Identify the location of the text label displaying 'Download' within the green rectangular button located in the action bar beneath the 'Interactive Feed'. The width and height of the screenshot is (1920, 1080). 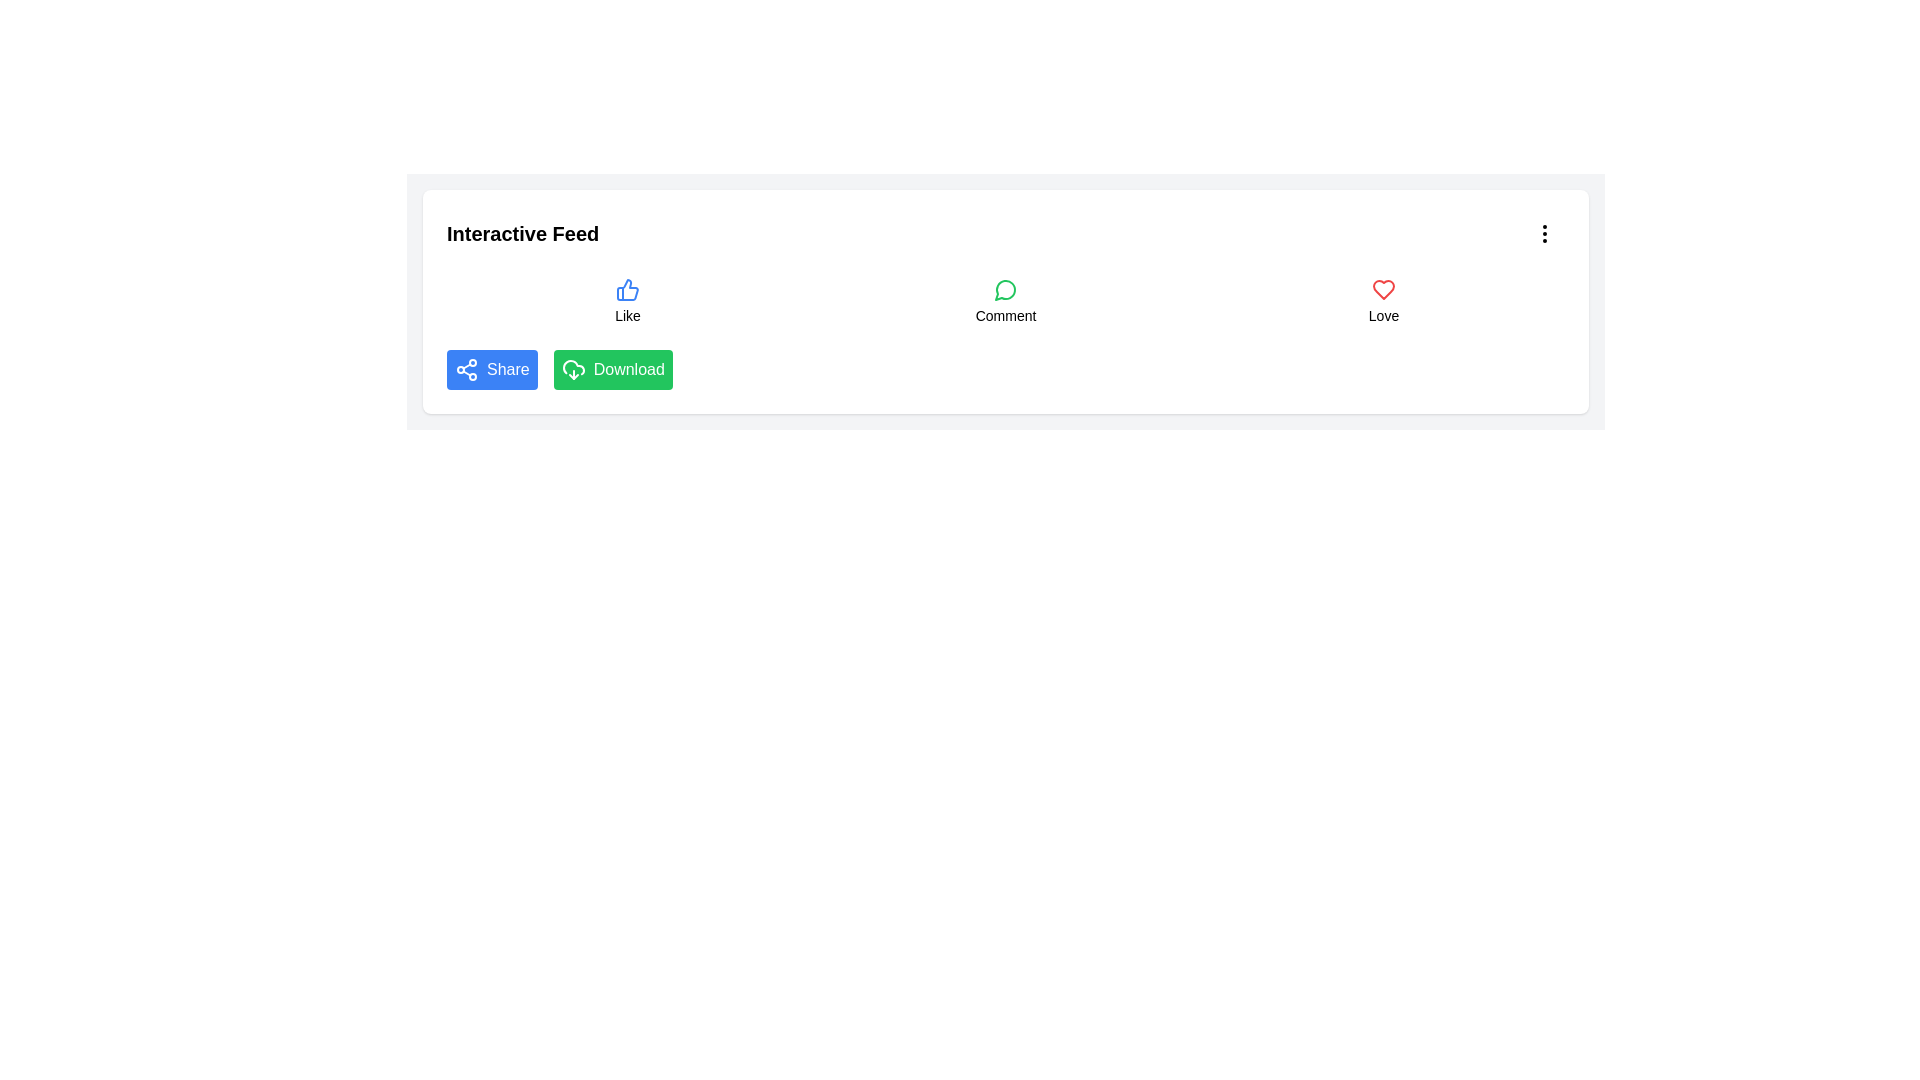
(628, 370).